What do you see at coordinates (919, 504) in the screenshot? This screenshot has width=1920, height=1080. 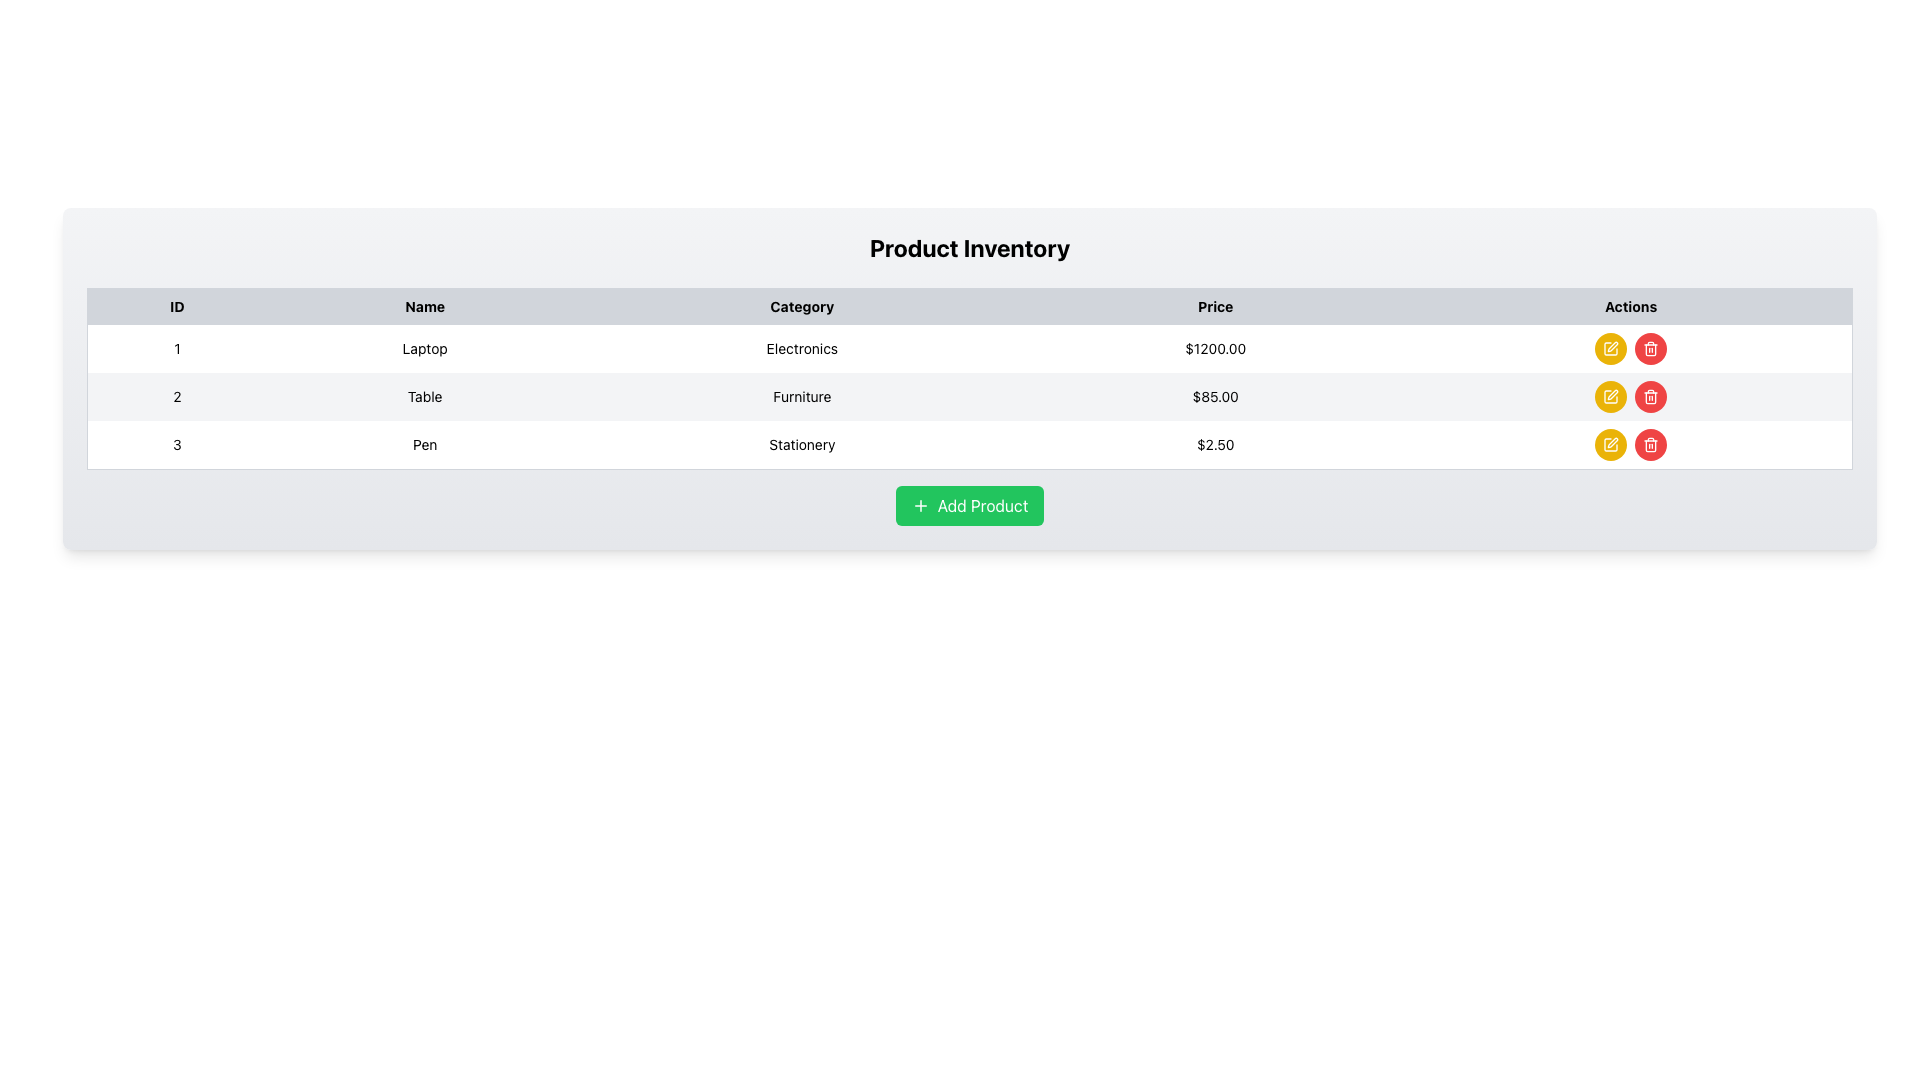 I see `the plus sign icon located within the green 'Add Product' button, which is positioned below the product inventory table` at bounding box center [919, 504].